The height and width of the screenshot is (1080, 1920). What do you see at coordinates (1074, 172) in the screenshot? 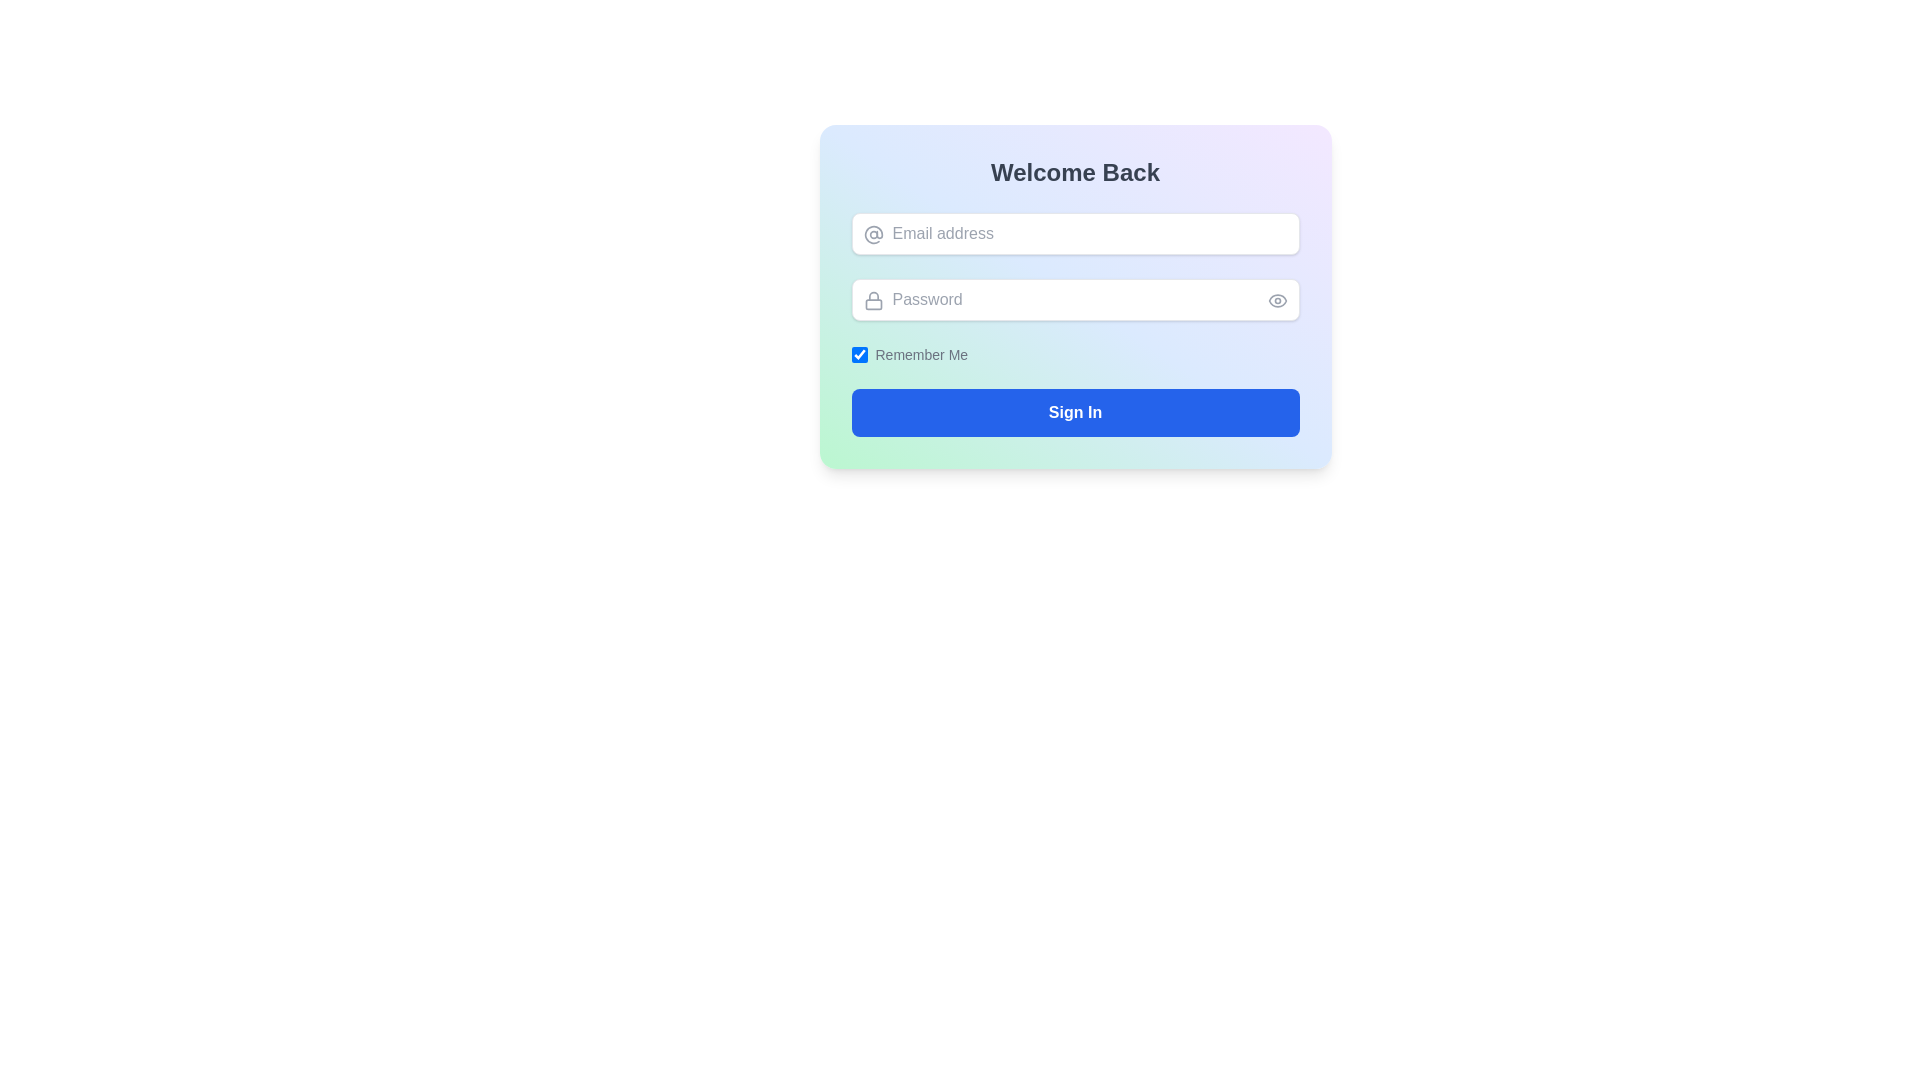
I see `the 'Welcome Back' text heading, which is displayed in bold, large font and dark gray color` at bounding box center [1074, 172].